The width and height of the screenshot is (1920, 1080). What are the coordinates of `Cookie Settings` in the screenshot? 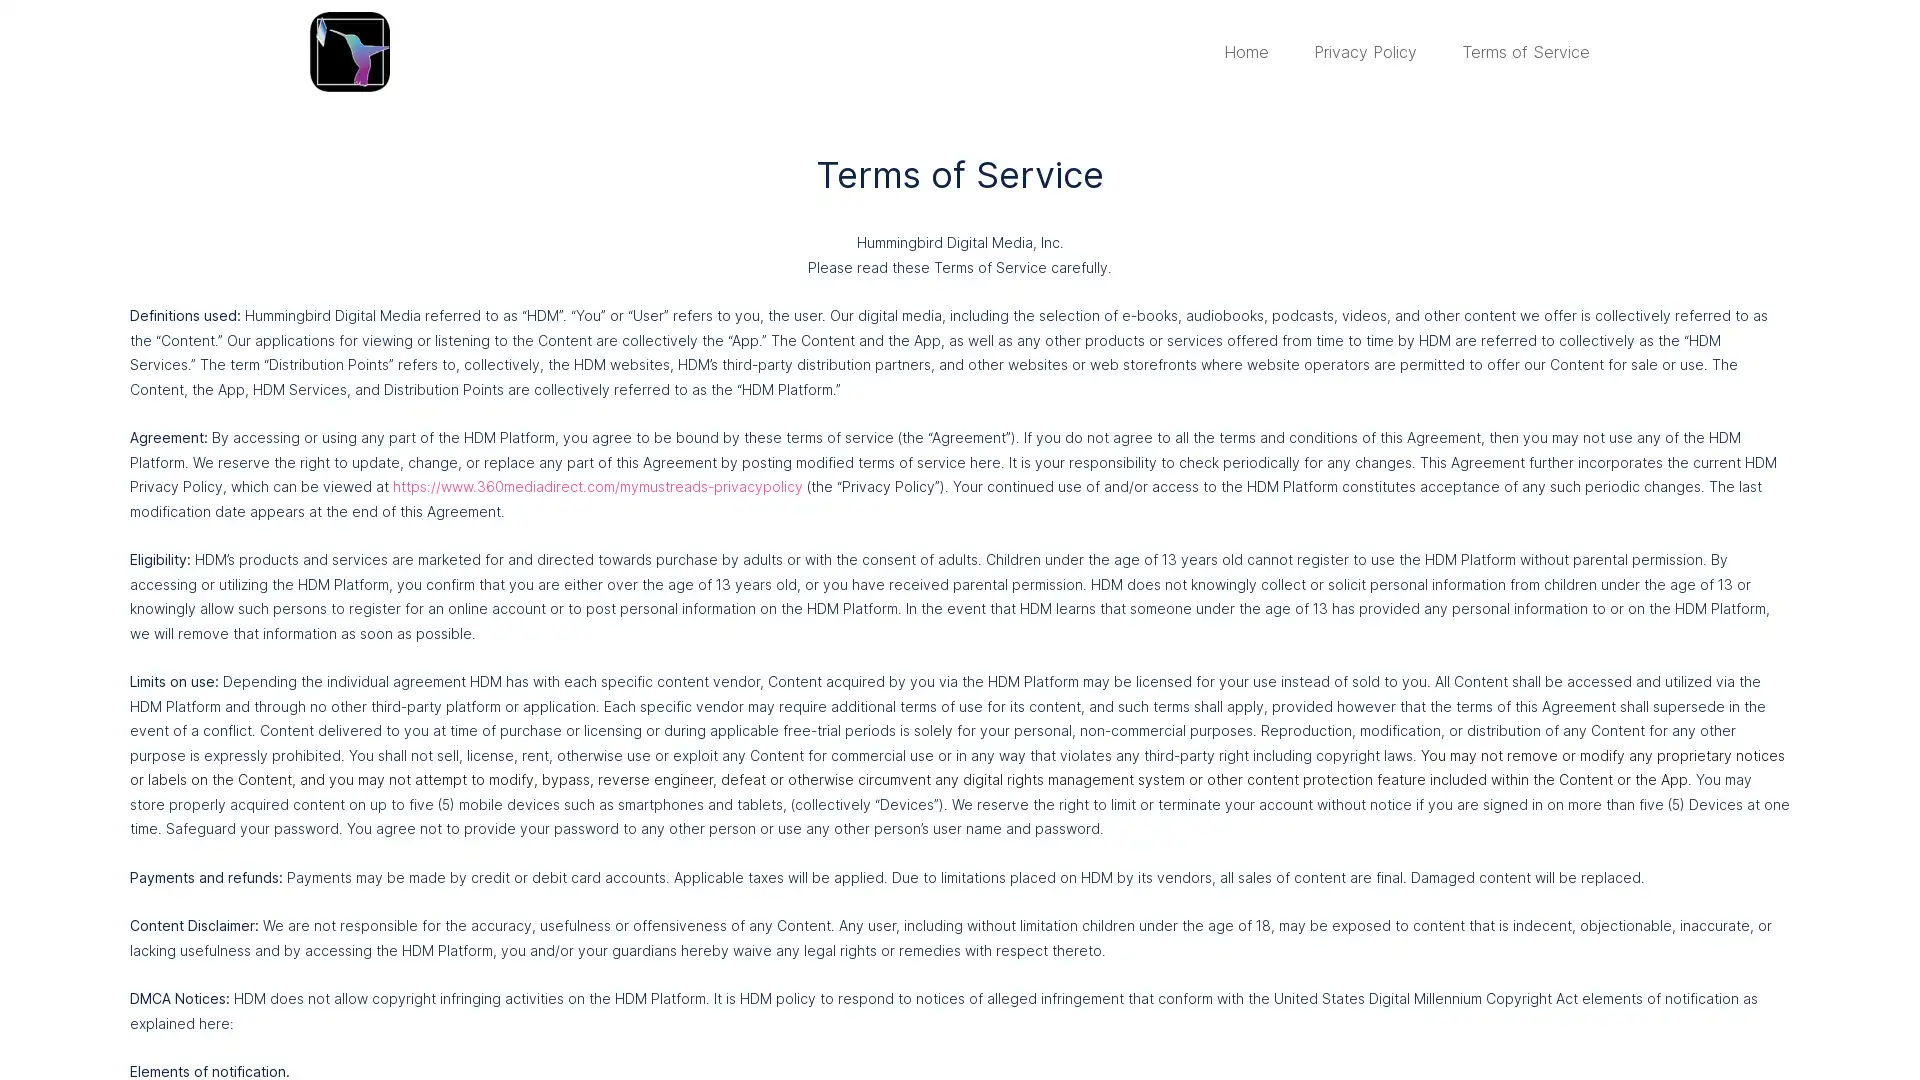 It's located at (1395, 1036).